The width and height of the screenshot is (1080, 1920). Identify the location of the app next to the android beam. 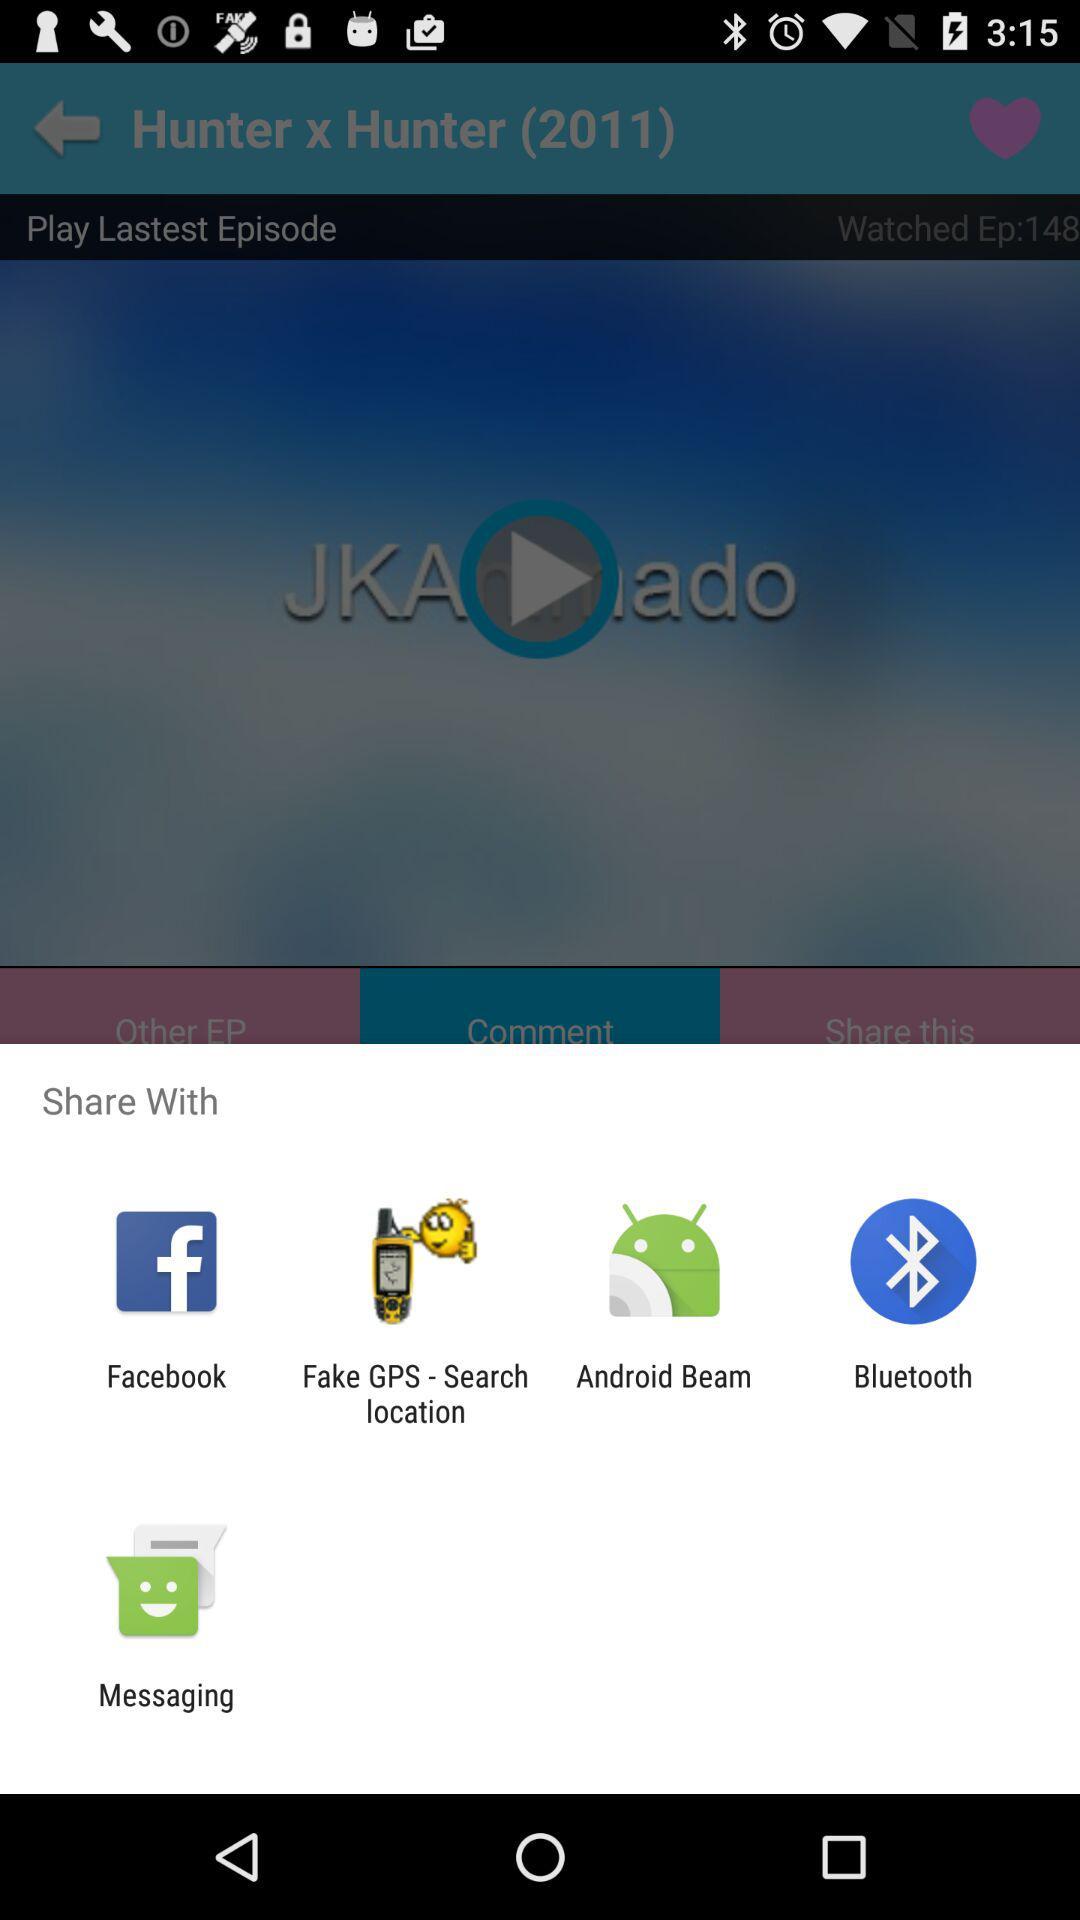
(913, 1392).